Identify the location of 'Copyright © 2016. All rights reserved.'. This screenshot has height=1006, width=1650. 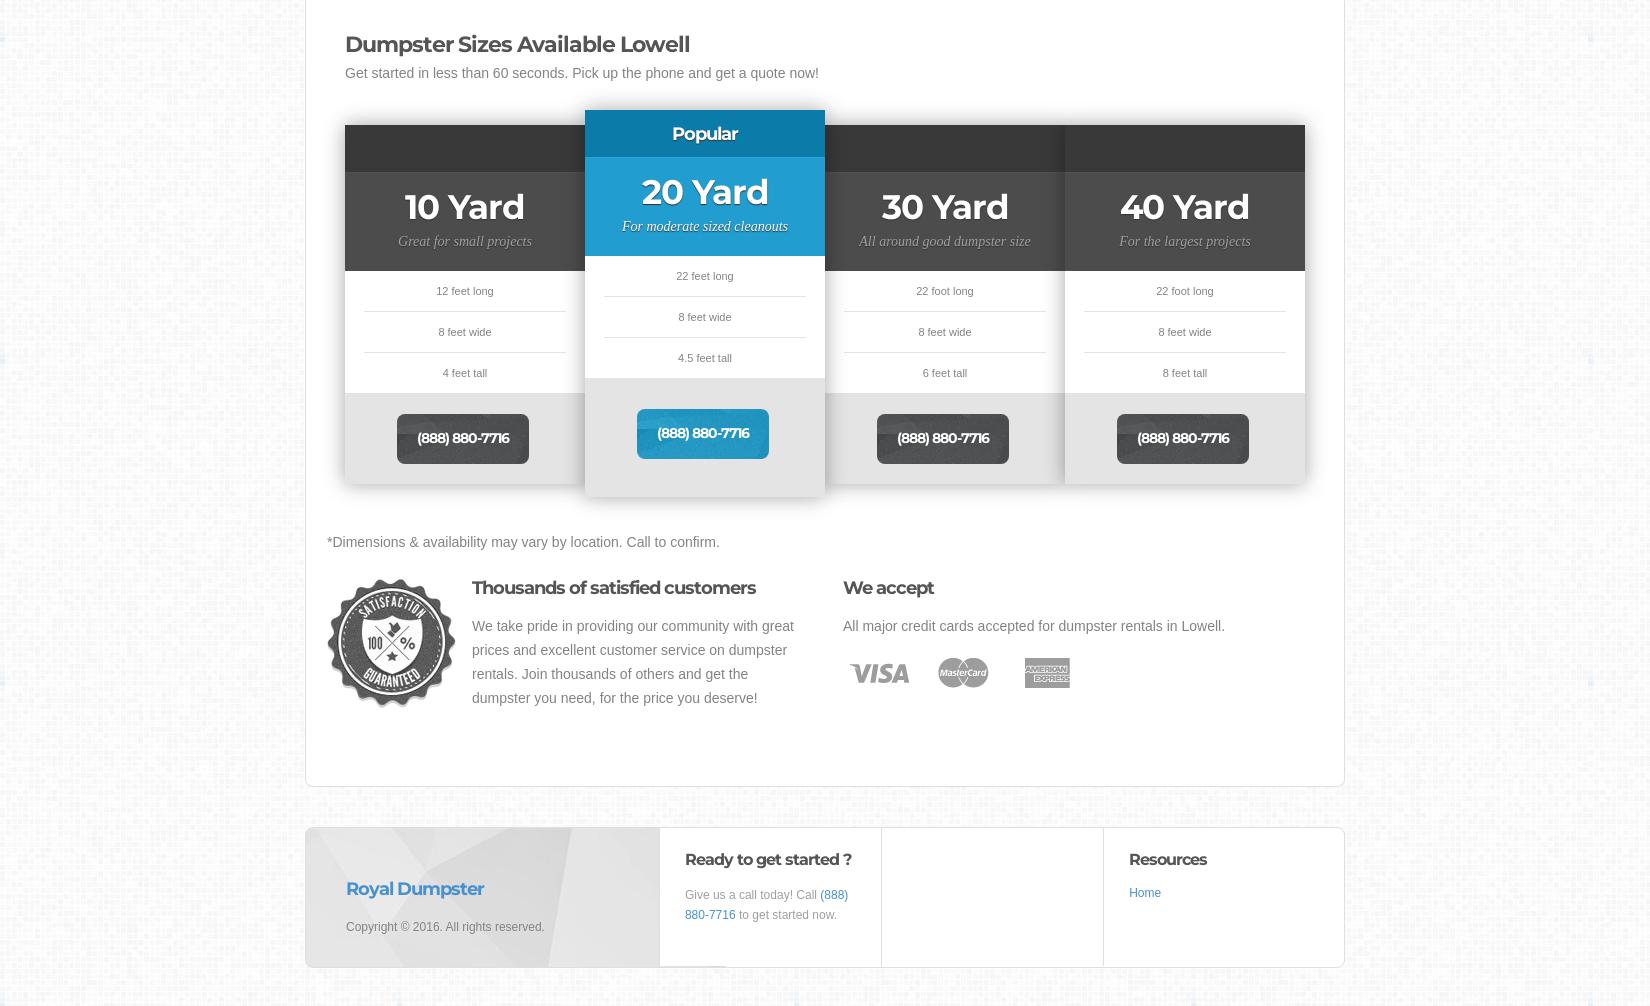
(444, 926).